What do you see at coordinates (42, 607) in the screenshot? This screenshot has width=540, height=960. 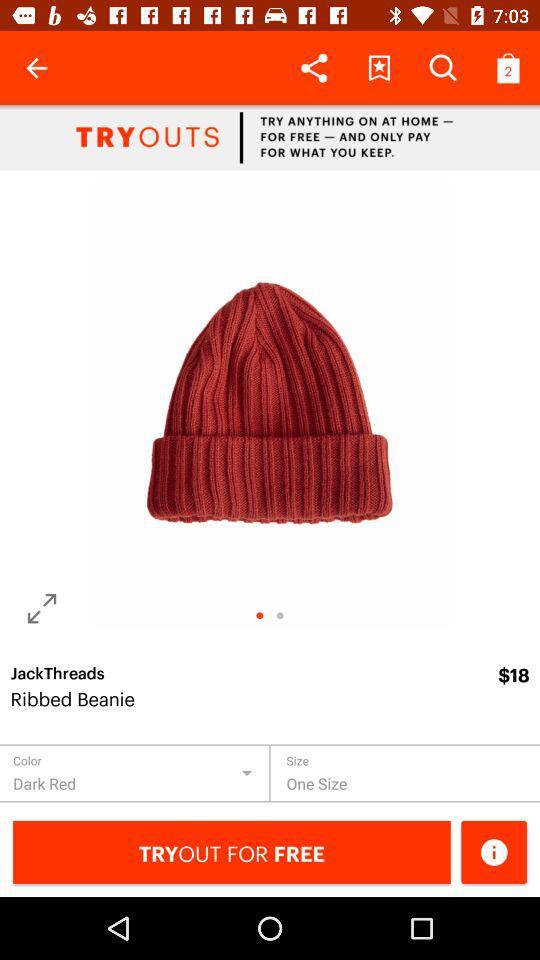 I see `the fullscreen icon` at bounding box center [42, 607].